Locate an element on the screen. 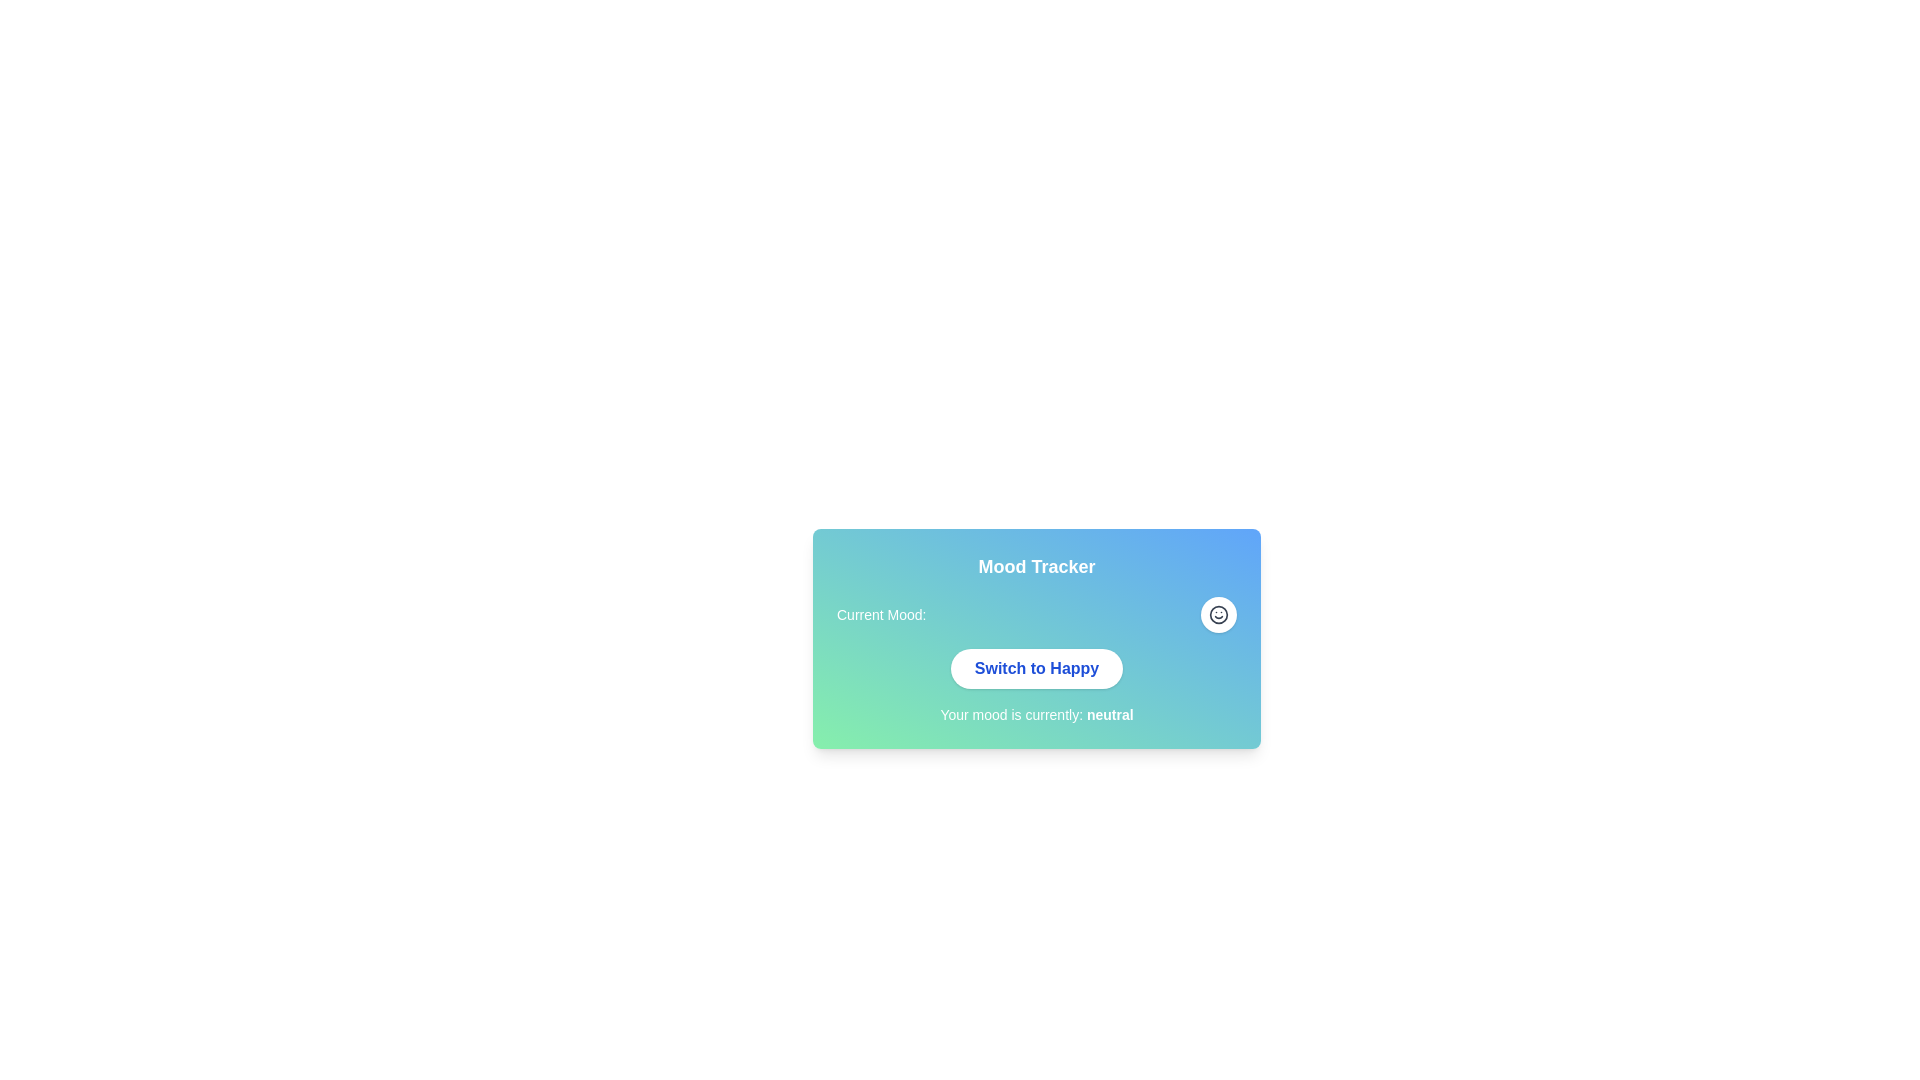 Image resolution: width=1920 pixels, height=1080 pixels. the rounded button labeled 'Switch to Happy' is located at coordinates (1036, 668).